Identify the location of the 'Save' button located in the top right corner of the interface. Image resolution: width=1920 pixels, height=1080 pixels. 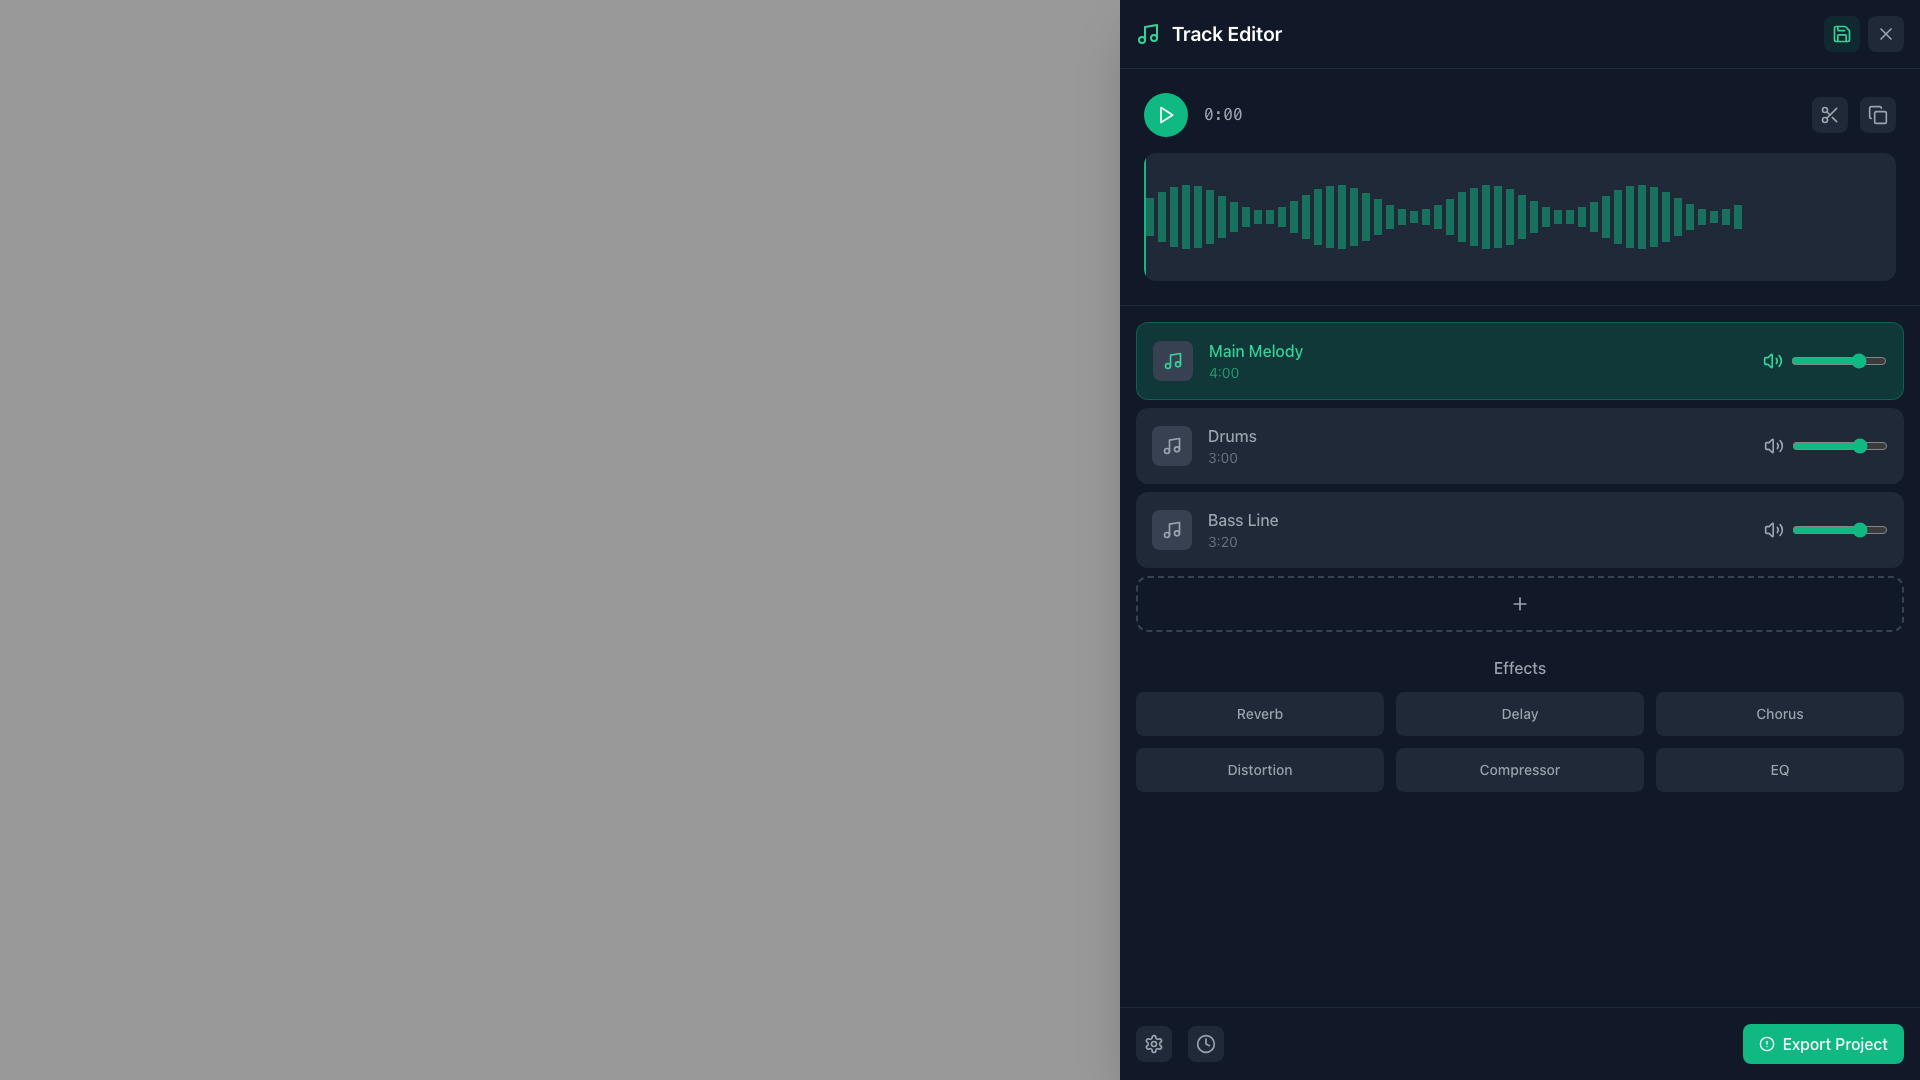
(1841, 34).